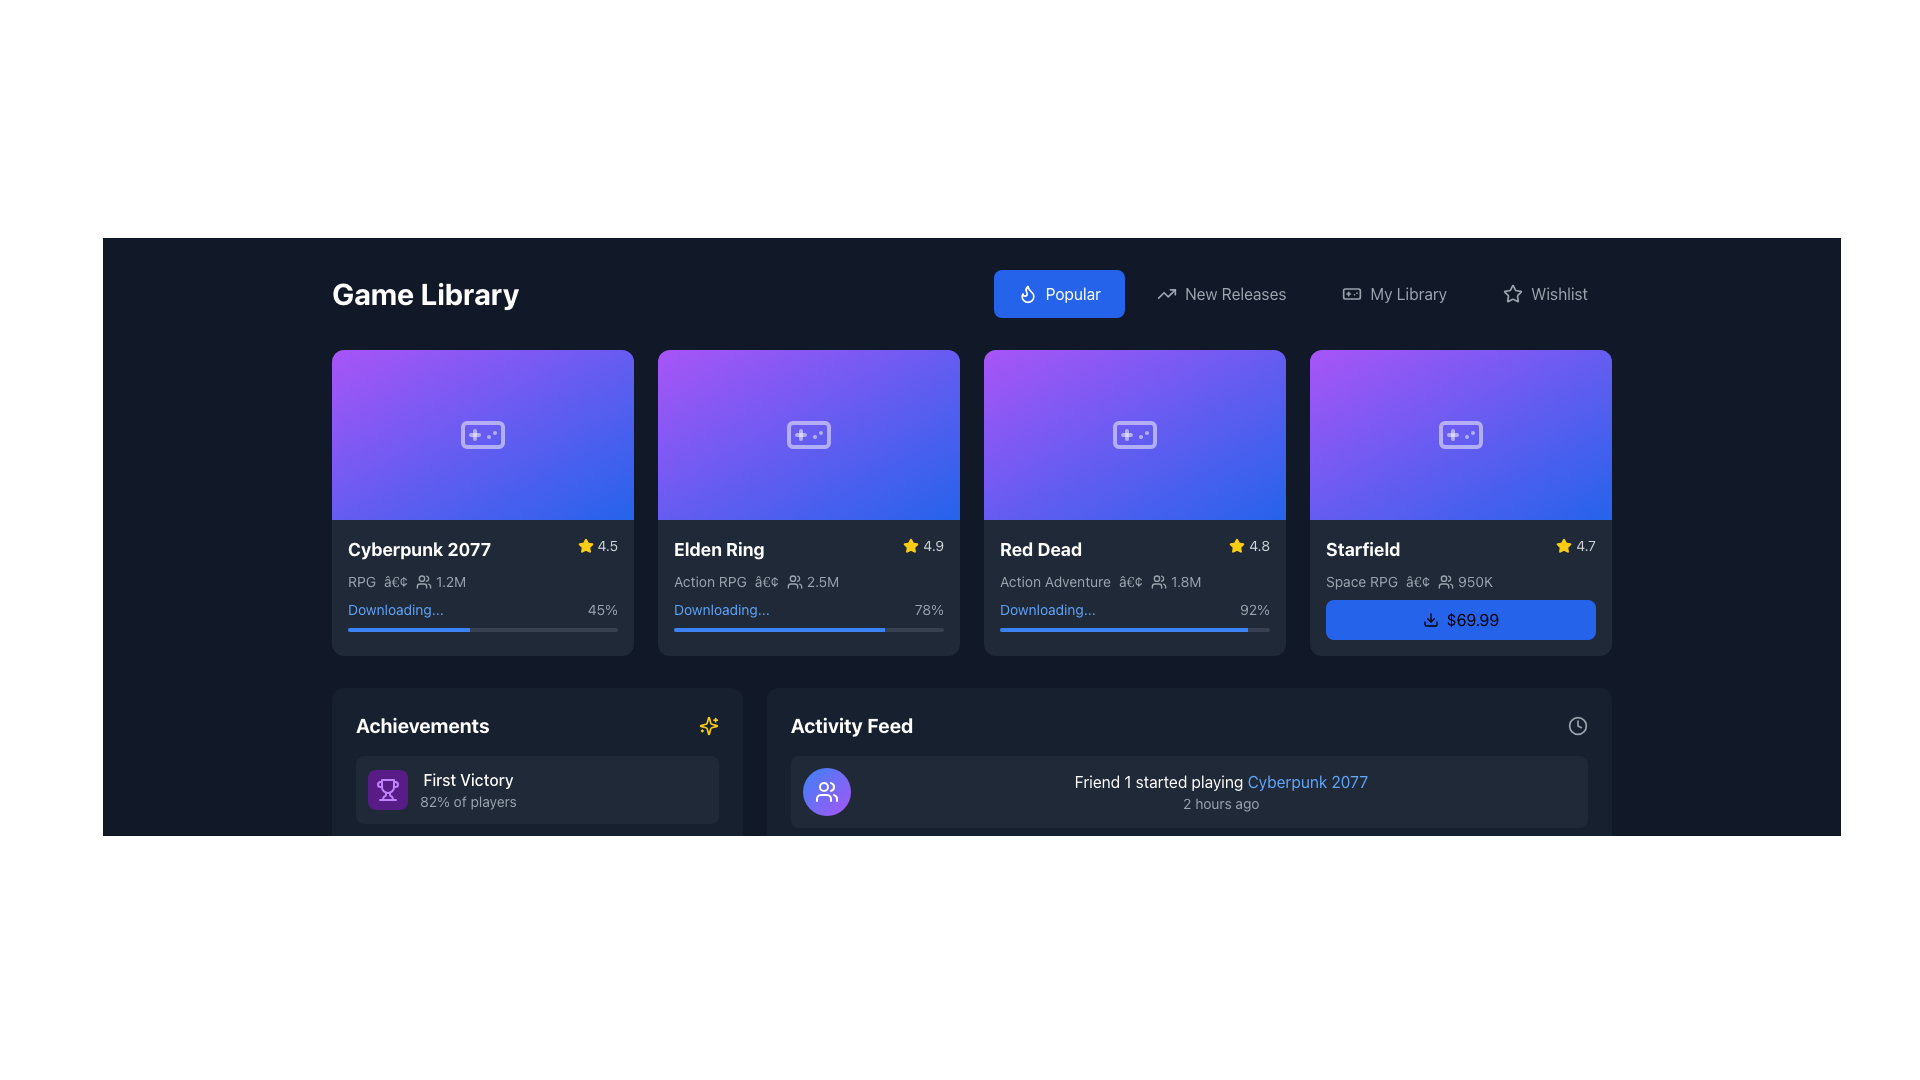 The height and width of the screenshot is (1080, 1920). Describe the element at coordinates (933, 375) in the screenshot. I see `the button in the top-right corner of the 'Elden Ring' card in the 'Game Library' interface` at that location.